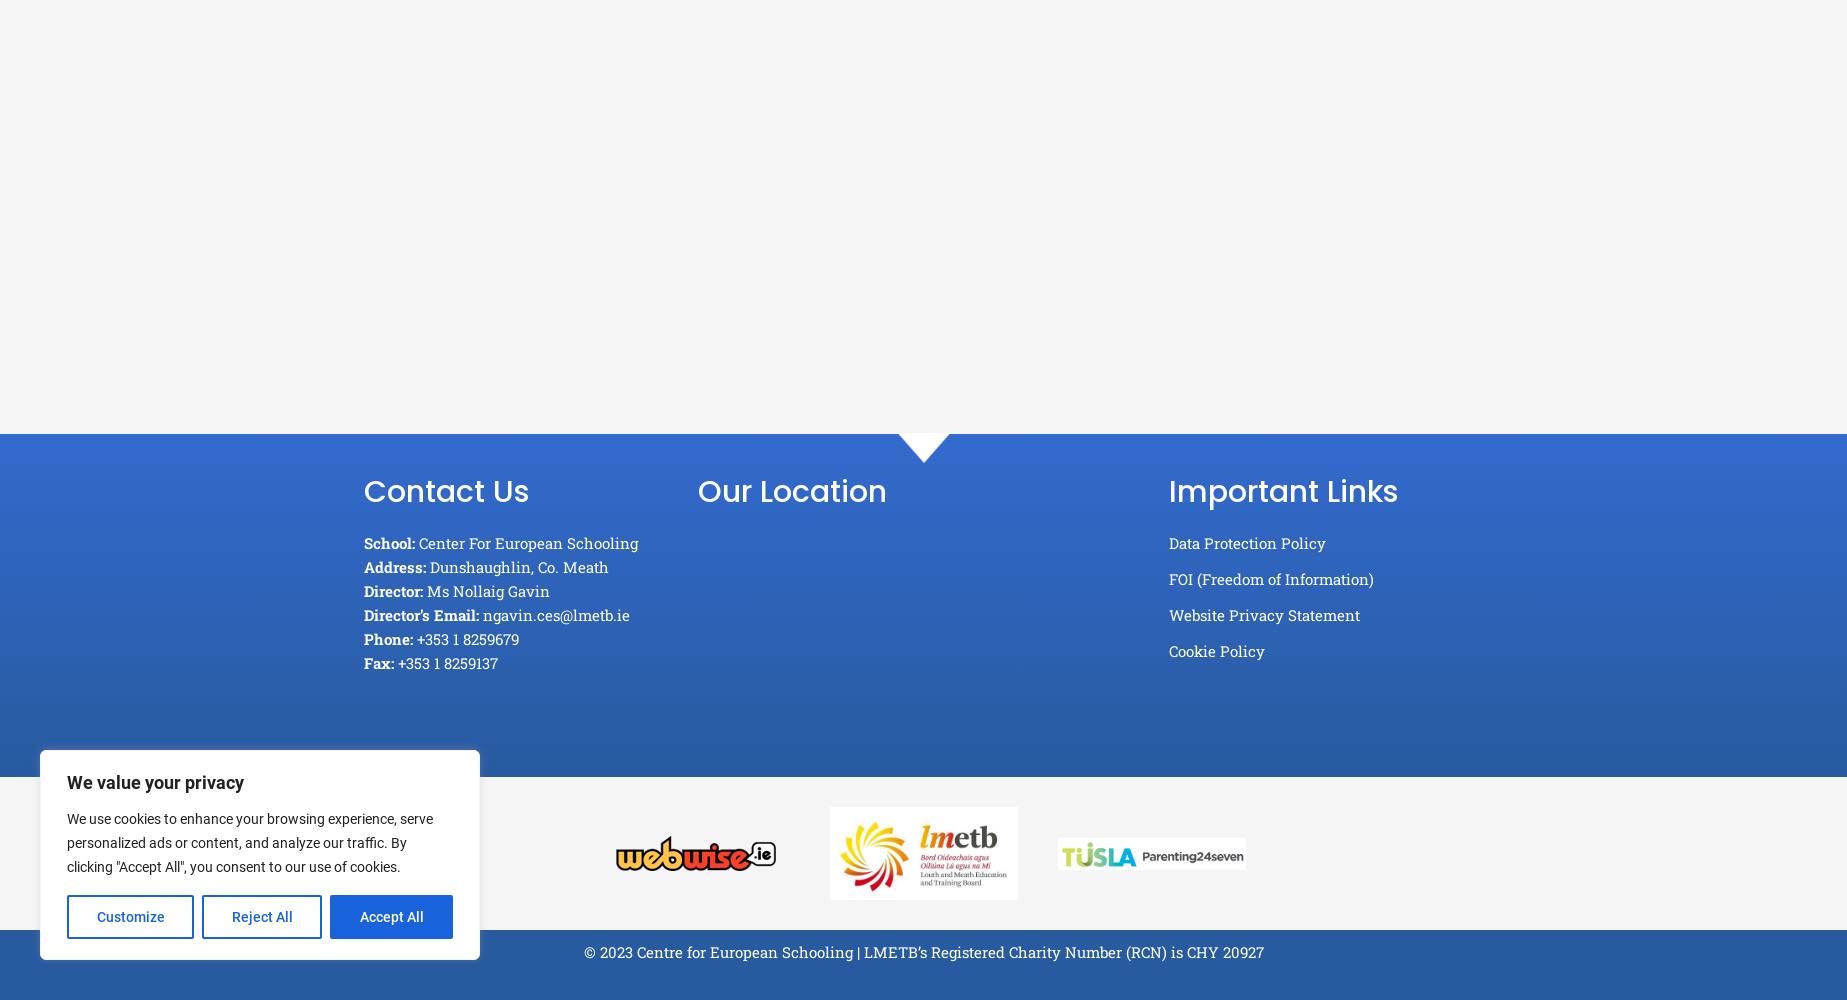  What do you see at coordinates (516, 566) in the screenshot?
I see `'Dunshaughlin, Co. Meath'` at bounding box center [516, 566].